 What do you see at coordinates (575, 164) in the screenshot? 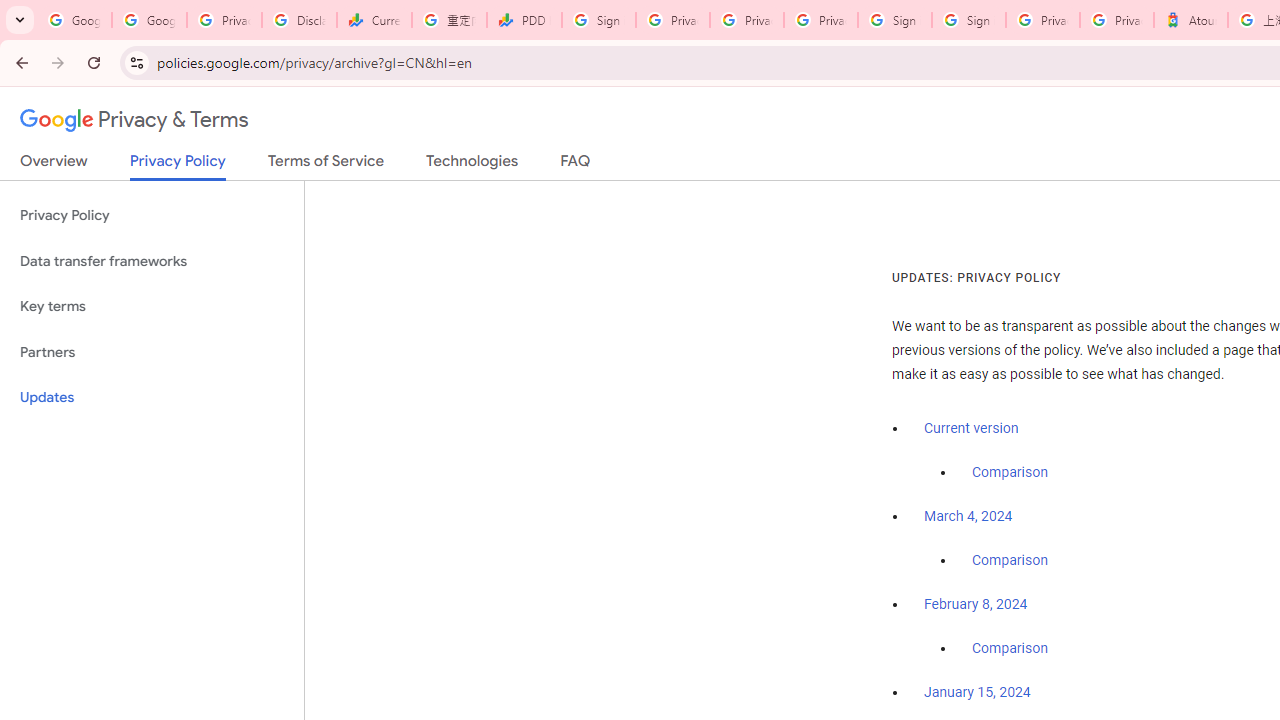
I see `'FAQ'` at bounding box center [575, 164].